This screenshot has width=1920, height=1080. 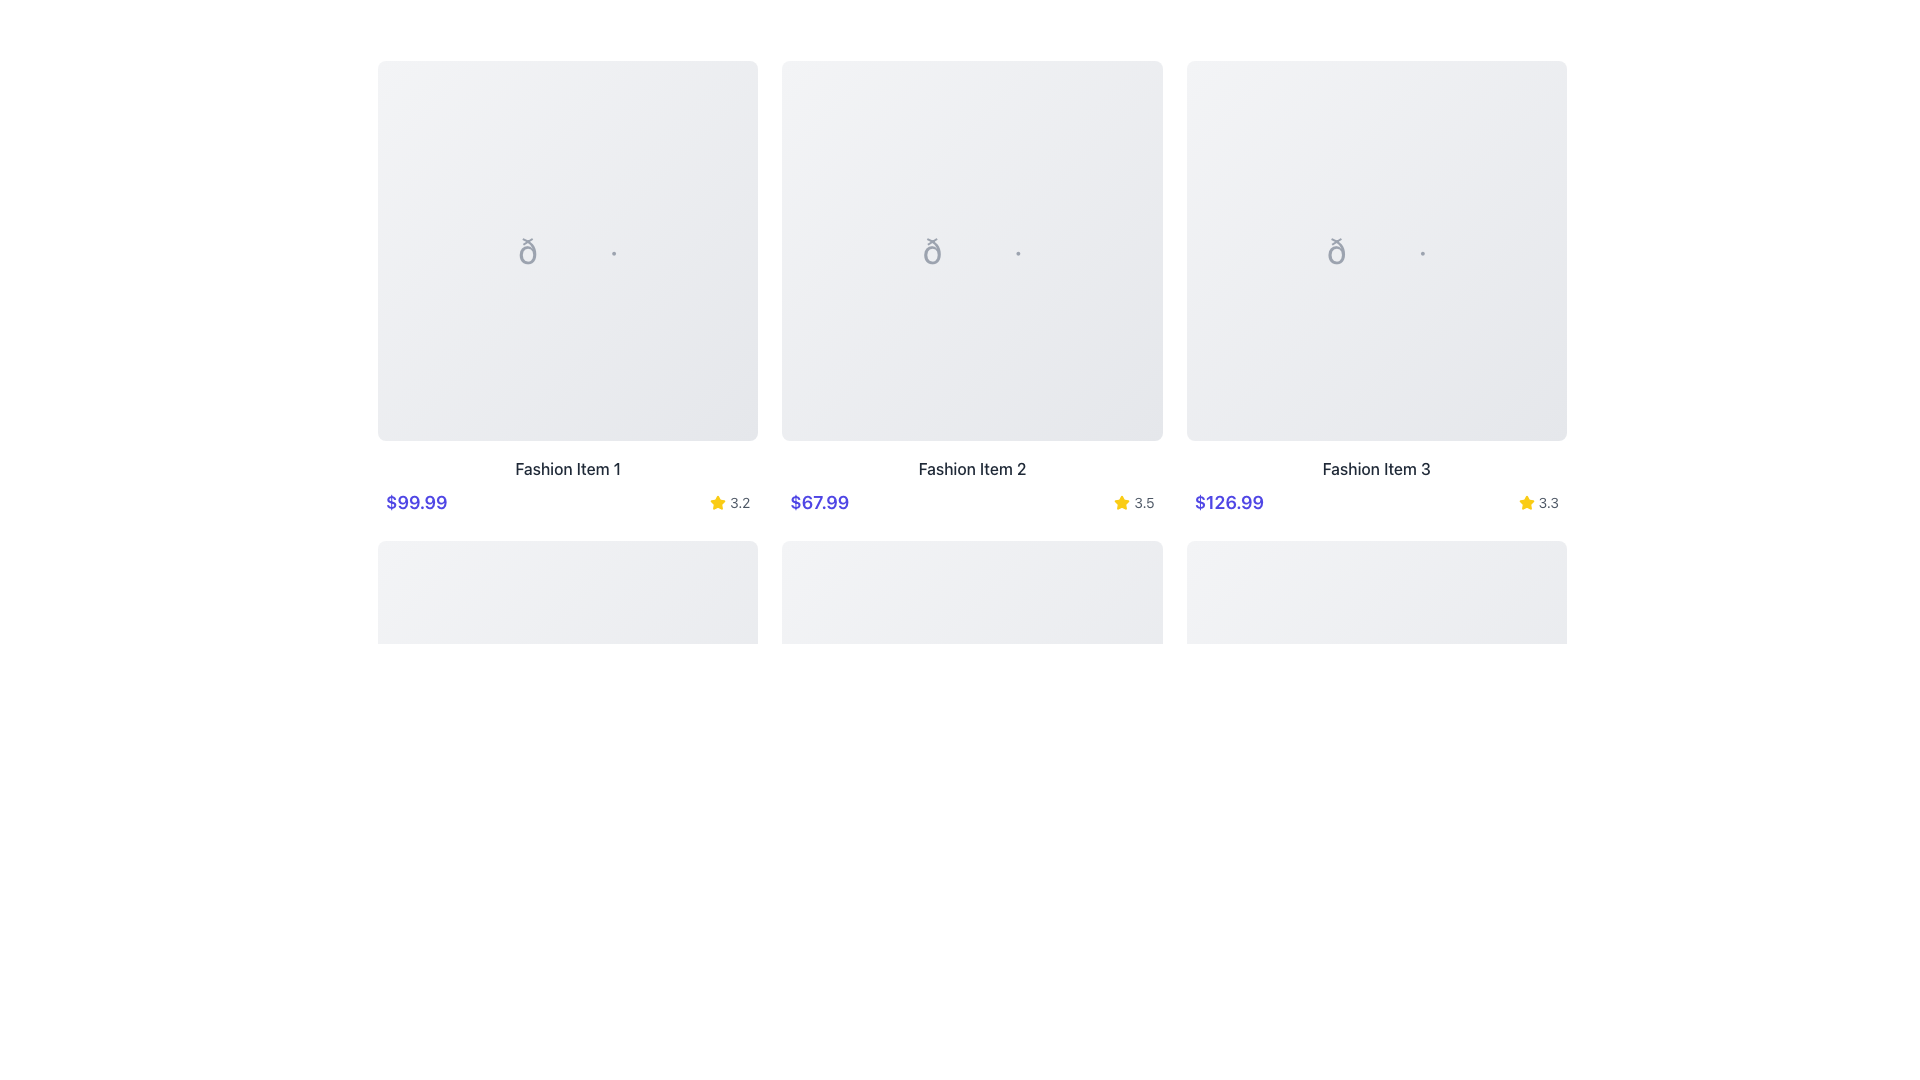 What do you see at coordinates (1375, 502) in the screenshot?
I see `the price or rating in the Composite element displaying the price '$126.99' and rating '3.3' with a star icon for additional actions` at bounding box center [1375, 502].